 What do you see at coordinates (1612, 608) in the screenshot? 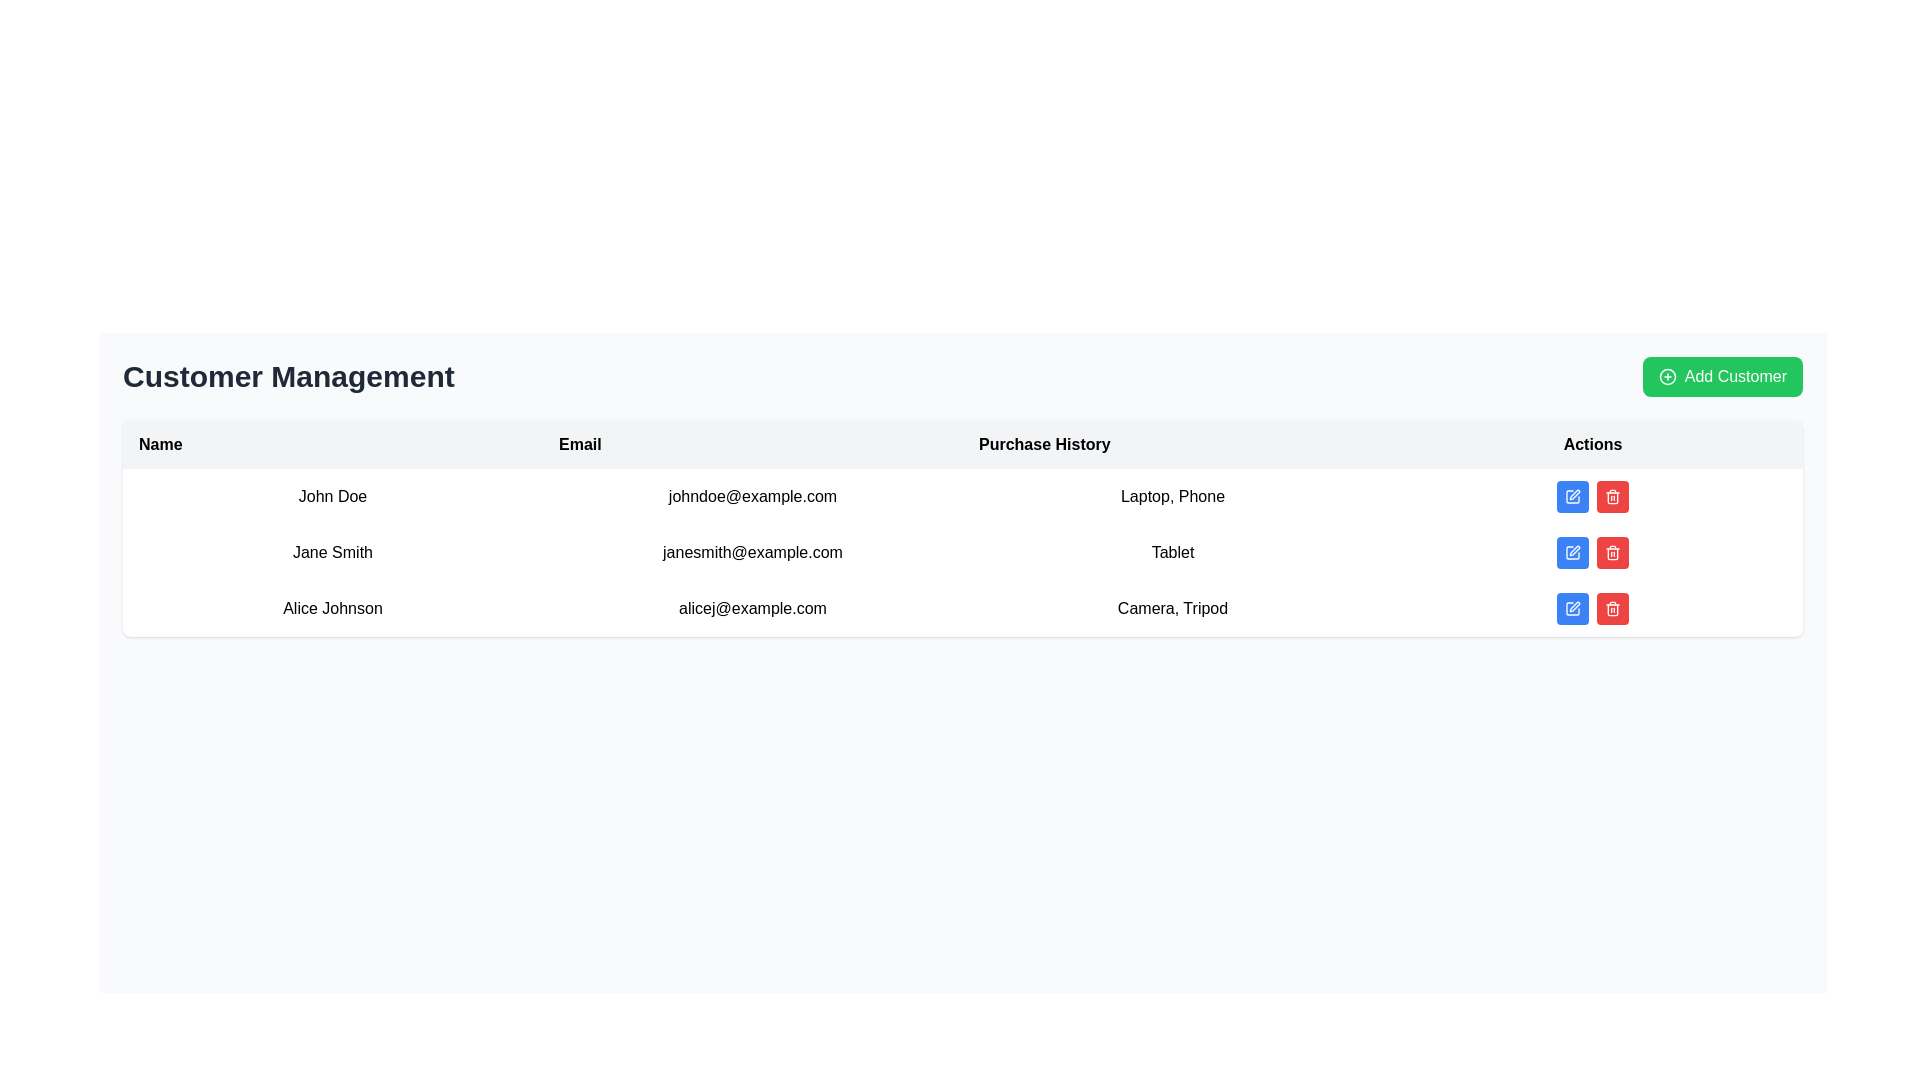
I see `the trash bin icon button with a red background and white color located in the 'Actions' column` at bounding box center [1612, 608].